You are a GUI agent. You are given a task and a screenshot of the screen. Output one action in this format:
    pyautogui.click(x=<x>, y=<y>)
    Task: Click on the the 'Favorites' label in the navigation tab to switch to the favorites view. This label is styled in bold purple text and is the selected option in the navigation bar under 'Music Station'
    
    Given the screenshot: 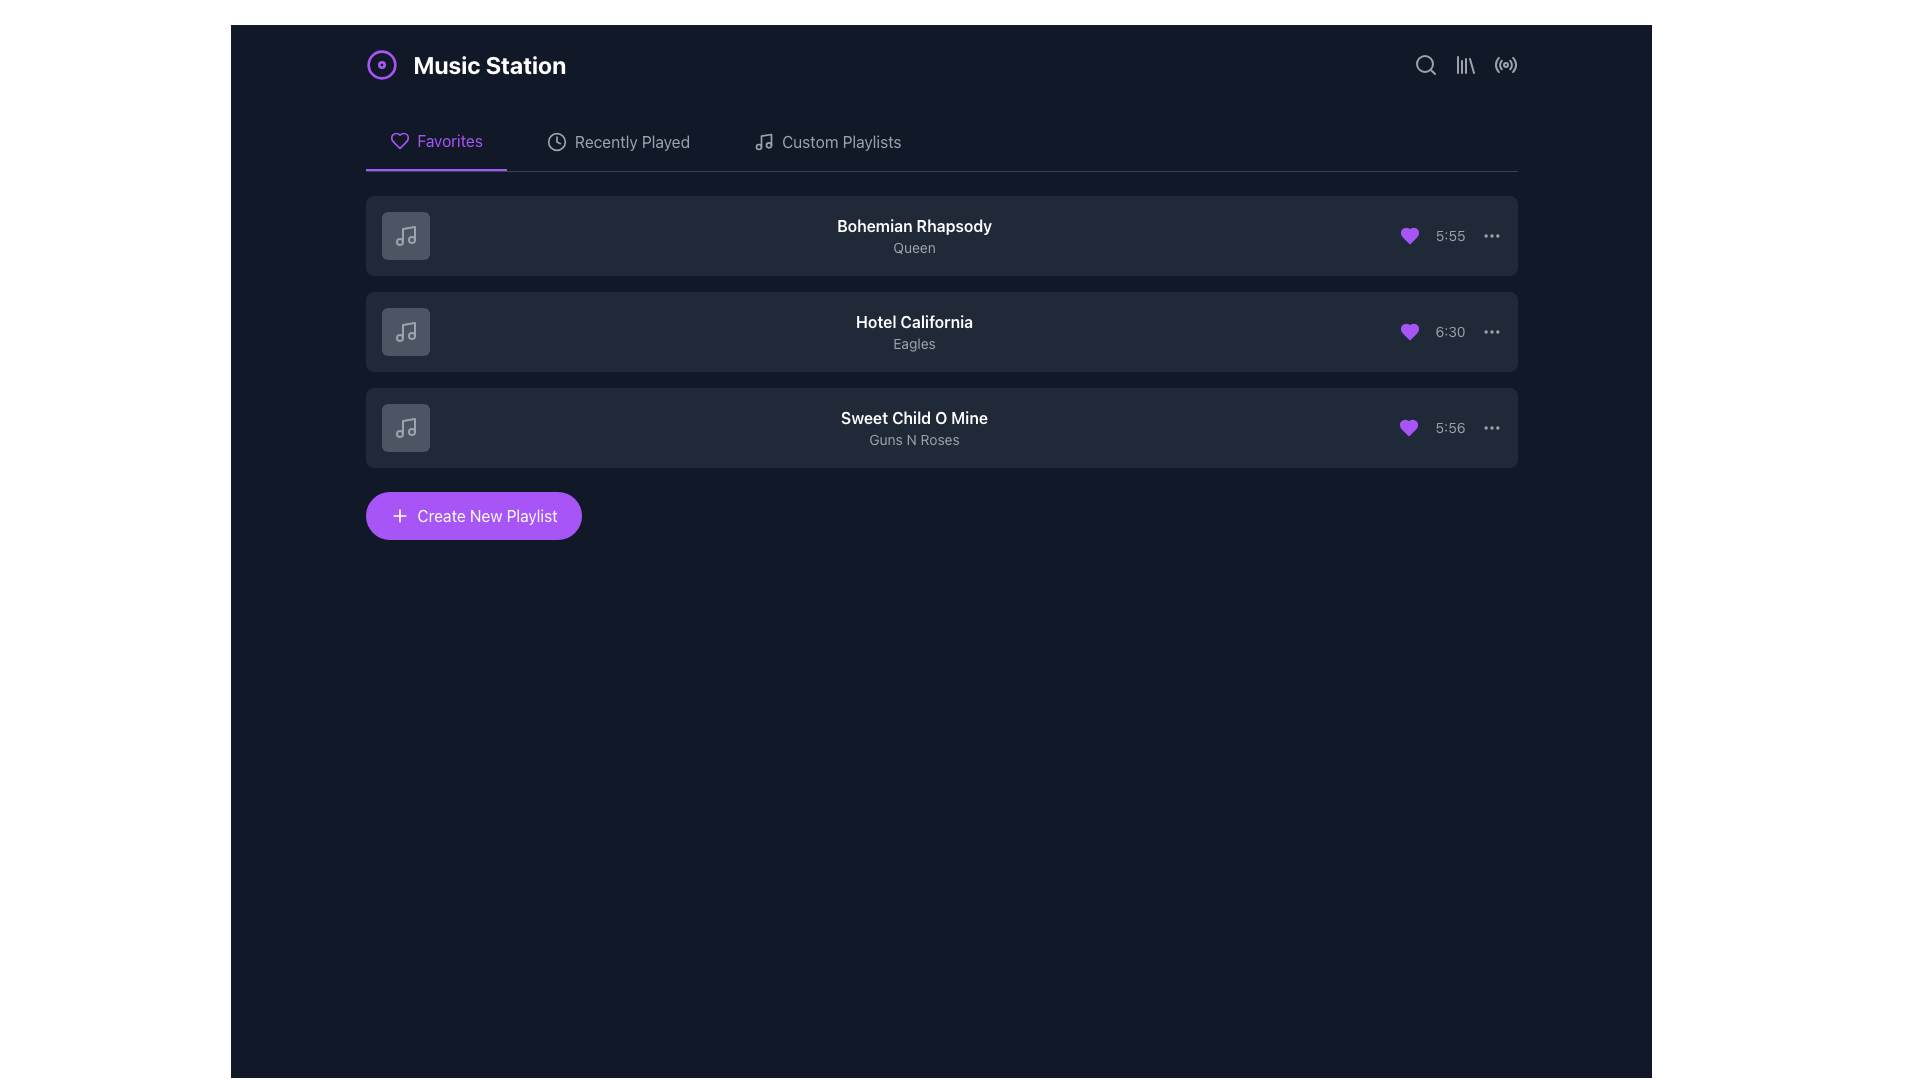 What is the action you would take?
    pyautogui.click(x=449, y=140)
    